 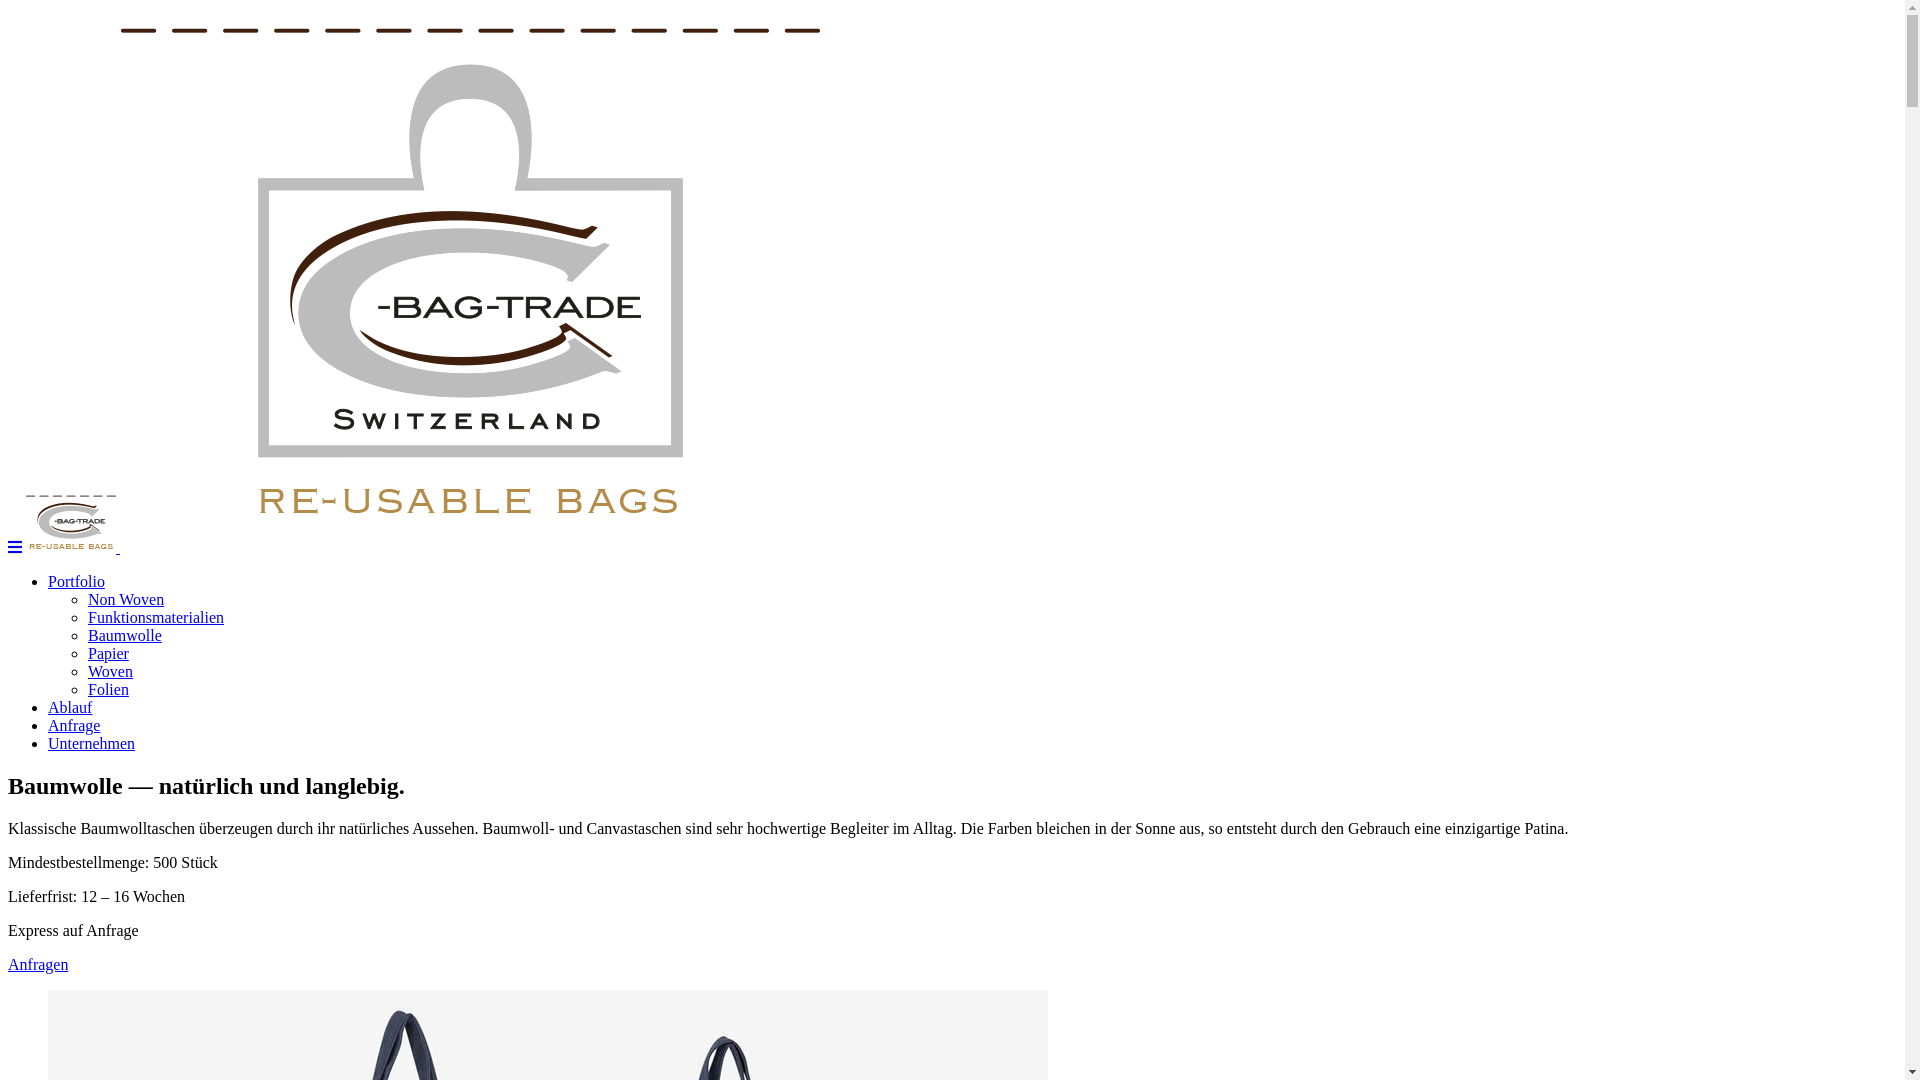 I want to click on 'Papier', so click(x=107, y=653).